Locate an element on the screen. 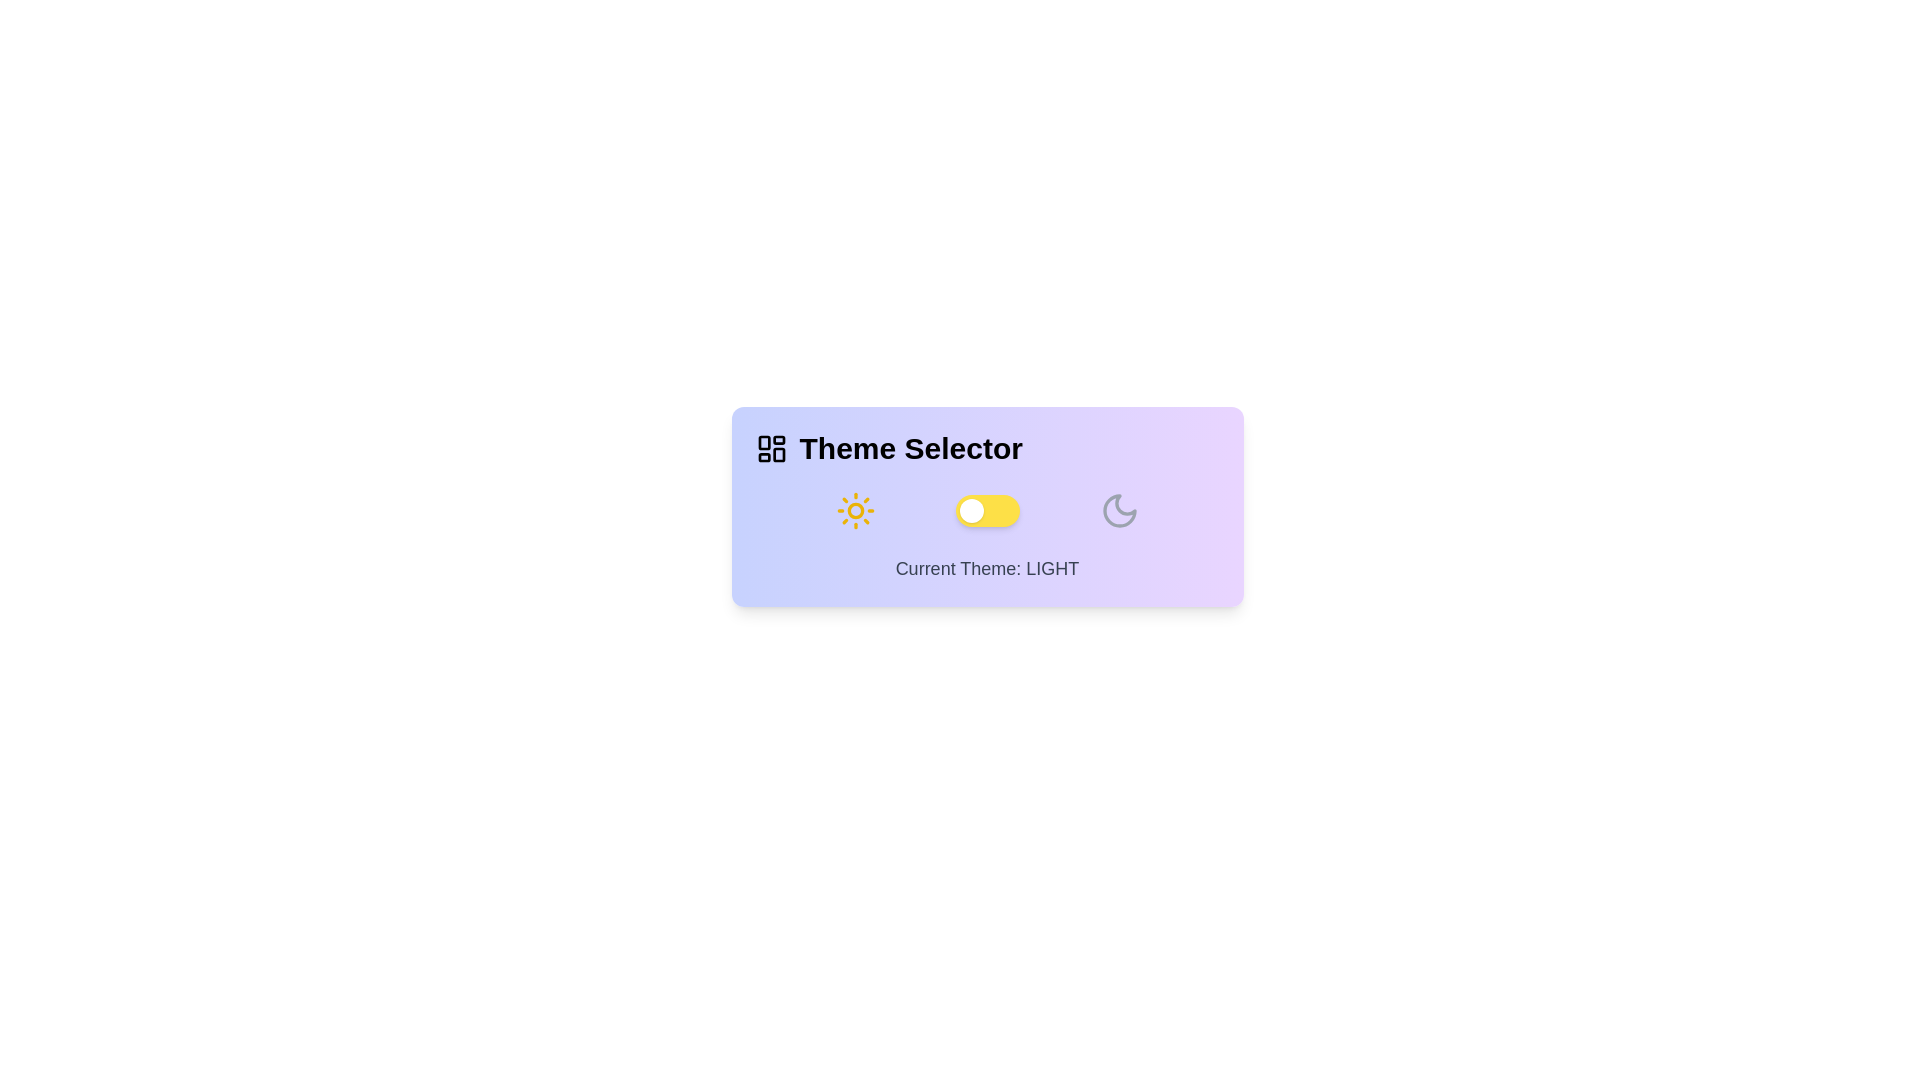 The image size is (1920, 1080). the toggle button to switch the theme is located at coordinates (987, 509).